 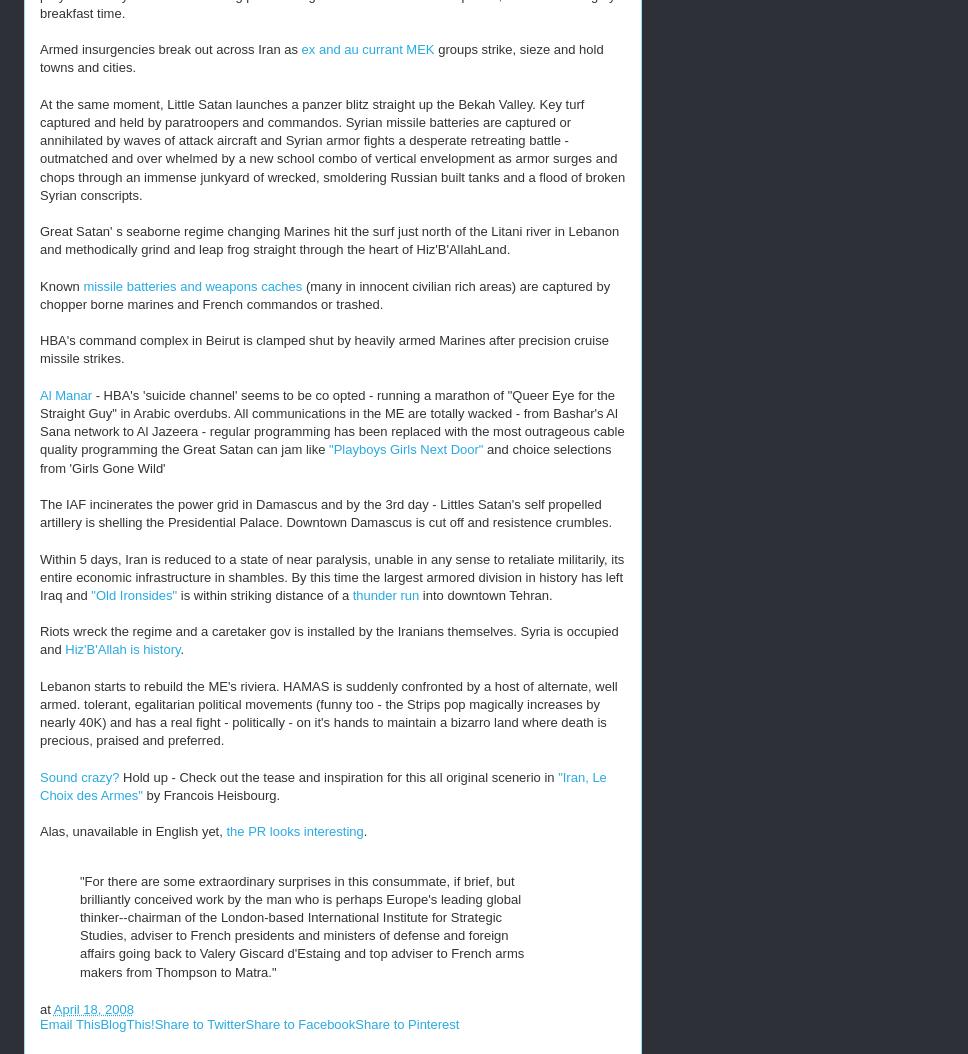 I want to click on 'missile batteries and weapons caches', so click(x=193, y=284).